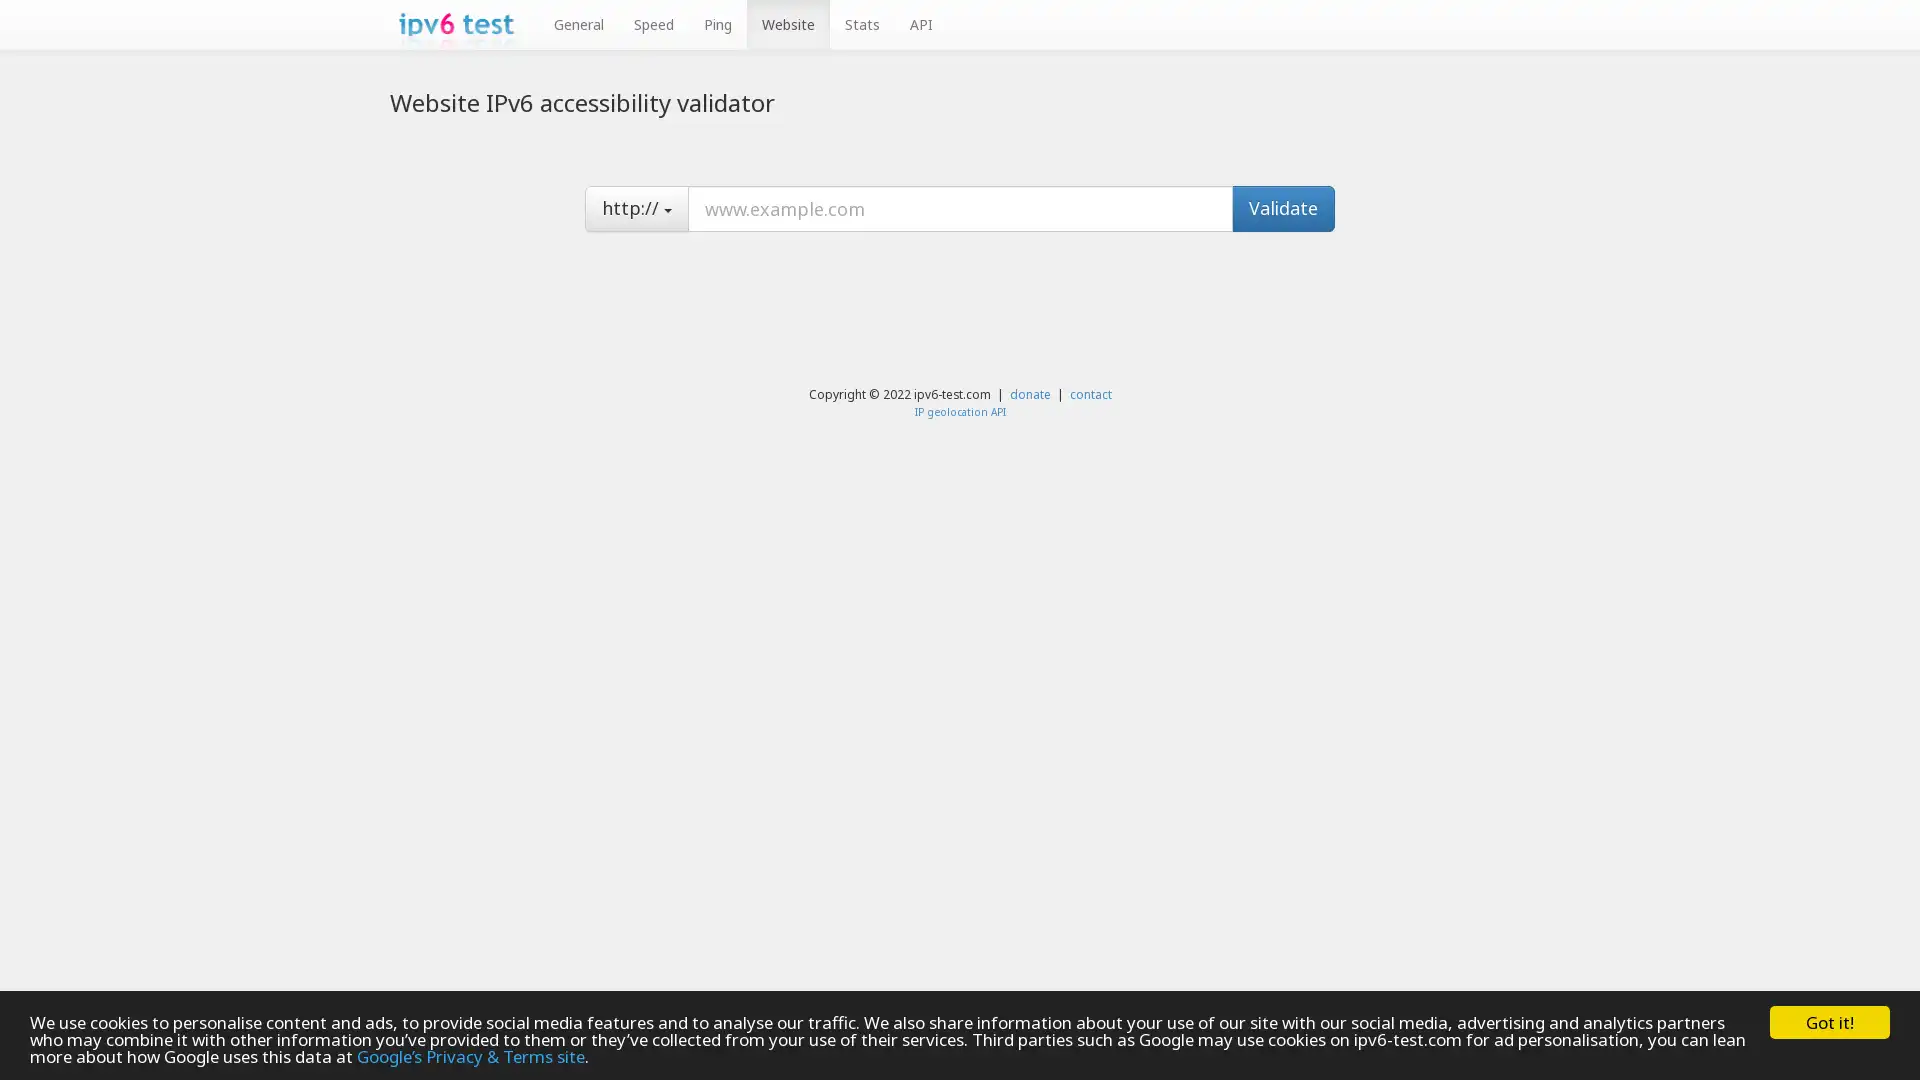  What do you see at coordinates (636, 208) in the screenshot?
I see `http://` at bounding box center [636, 208].